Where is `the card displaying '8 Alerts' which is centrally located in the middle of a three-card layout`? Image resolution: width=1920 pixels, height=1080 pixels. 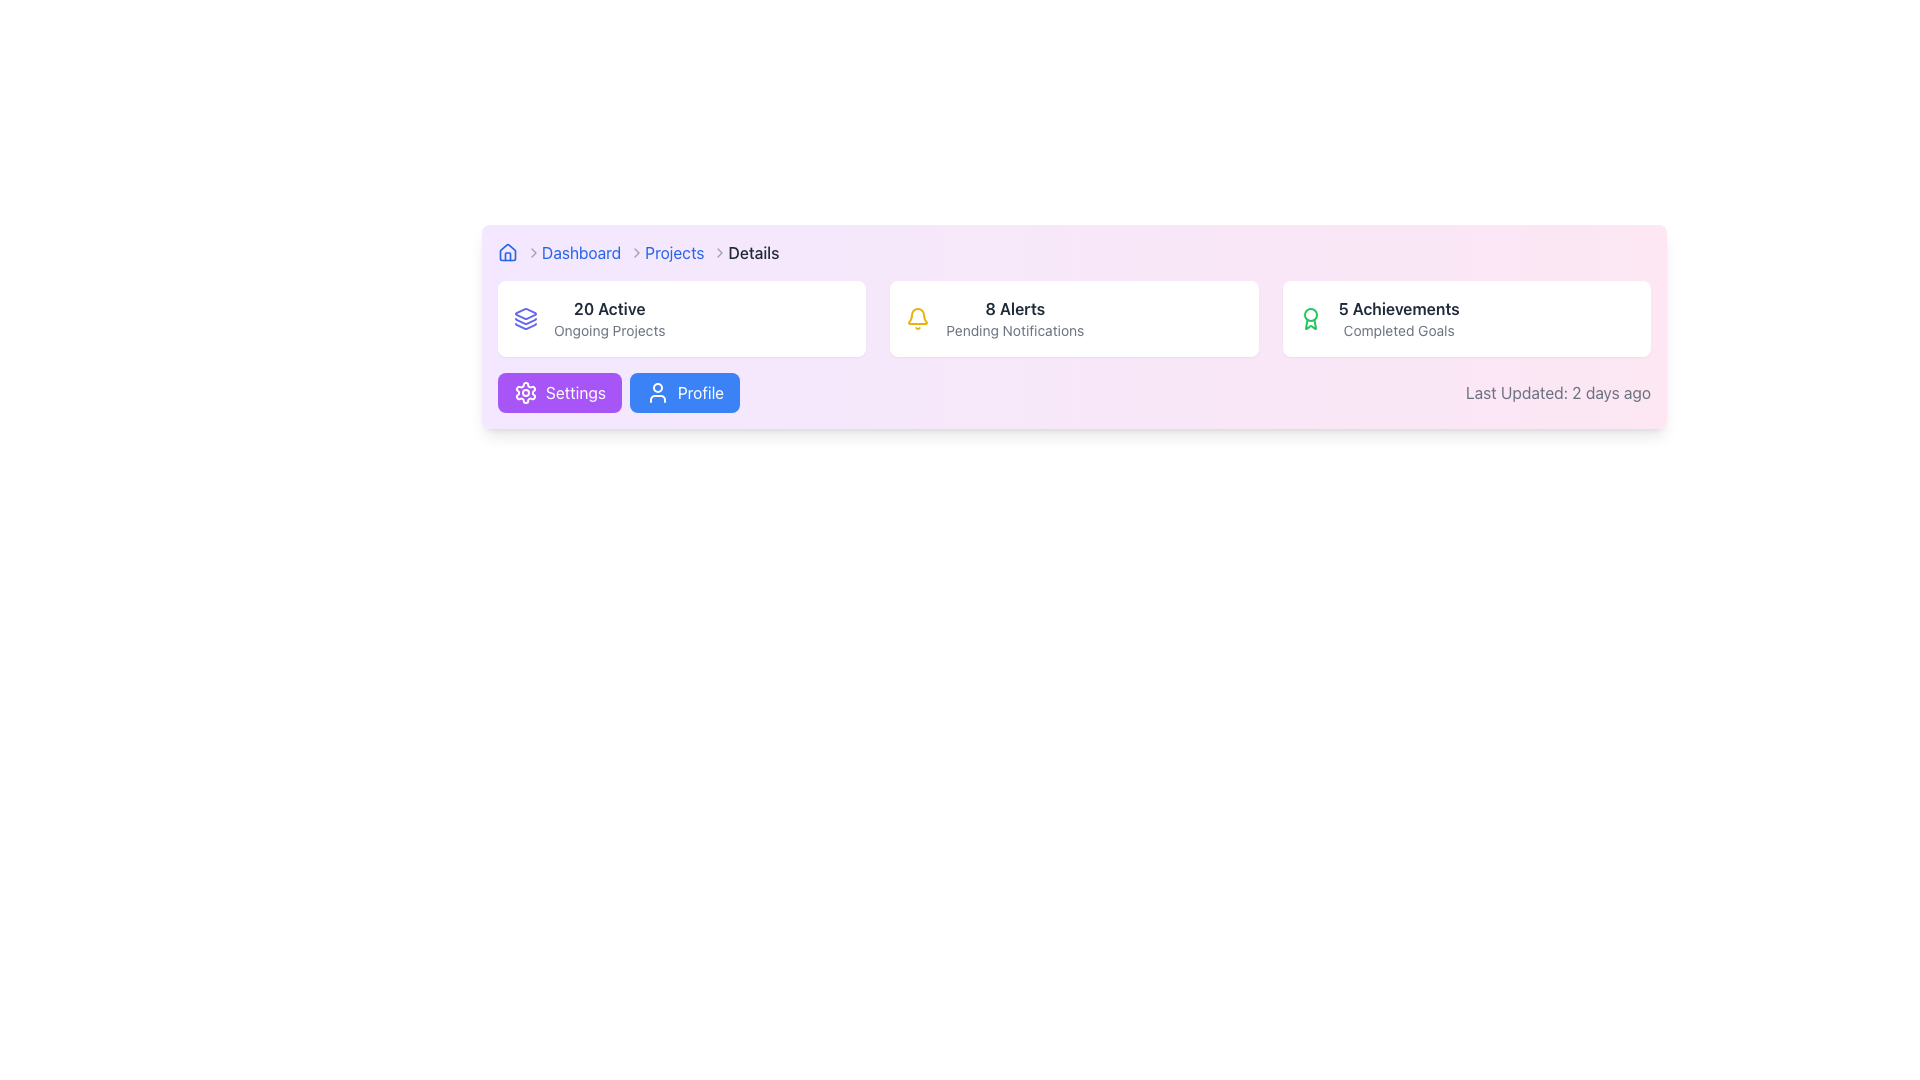 the card displaying '8 Alerts' which is centrally located in the middle of a three-card layout is located at coordinates (1073, 318).